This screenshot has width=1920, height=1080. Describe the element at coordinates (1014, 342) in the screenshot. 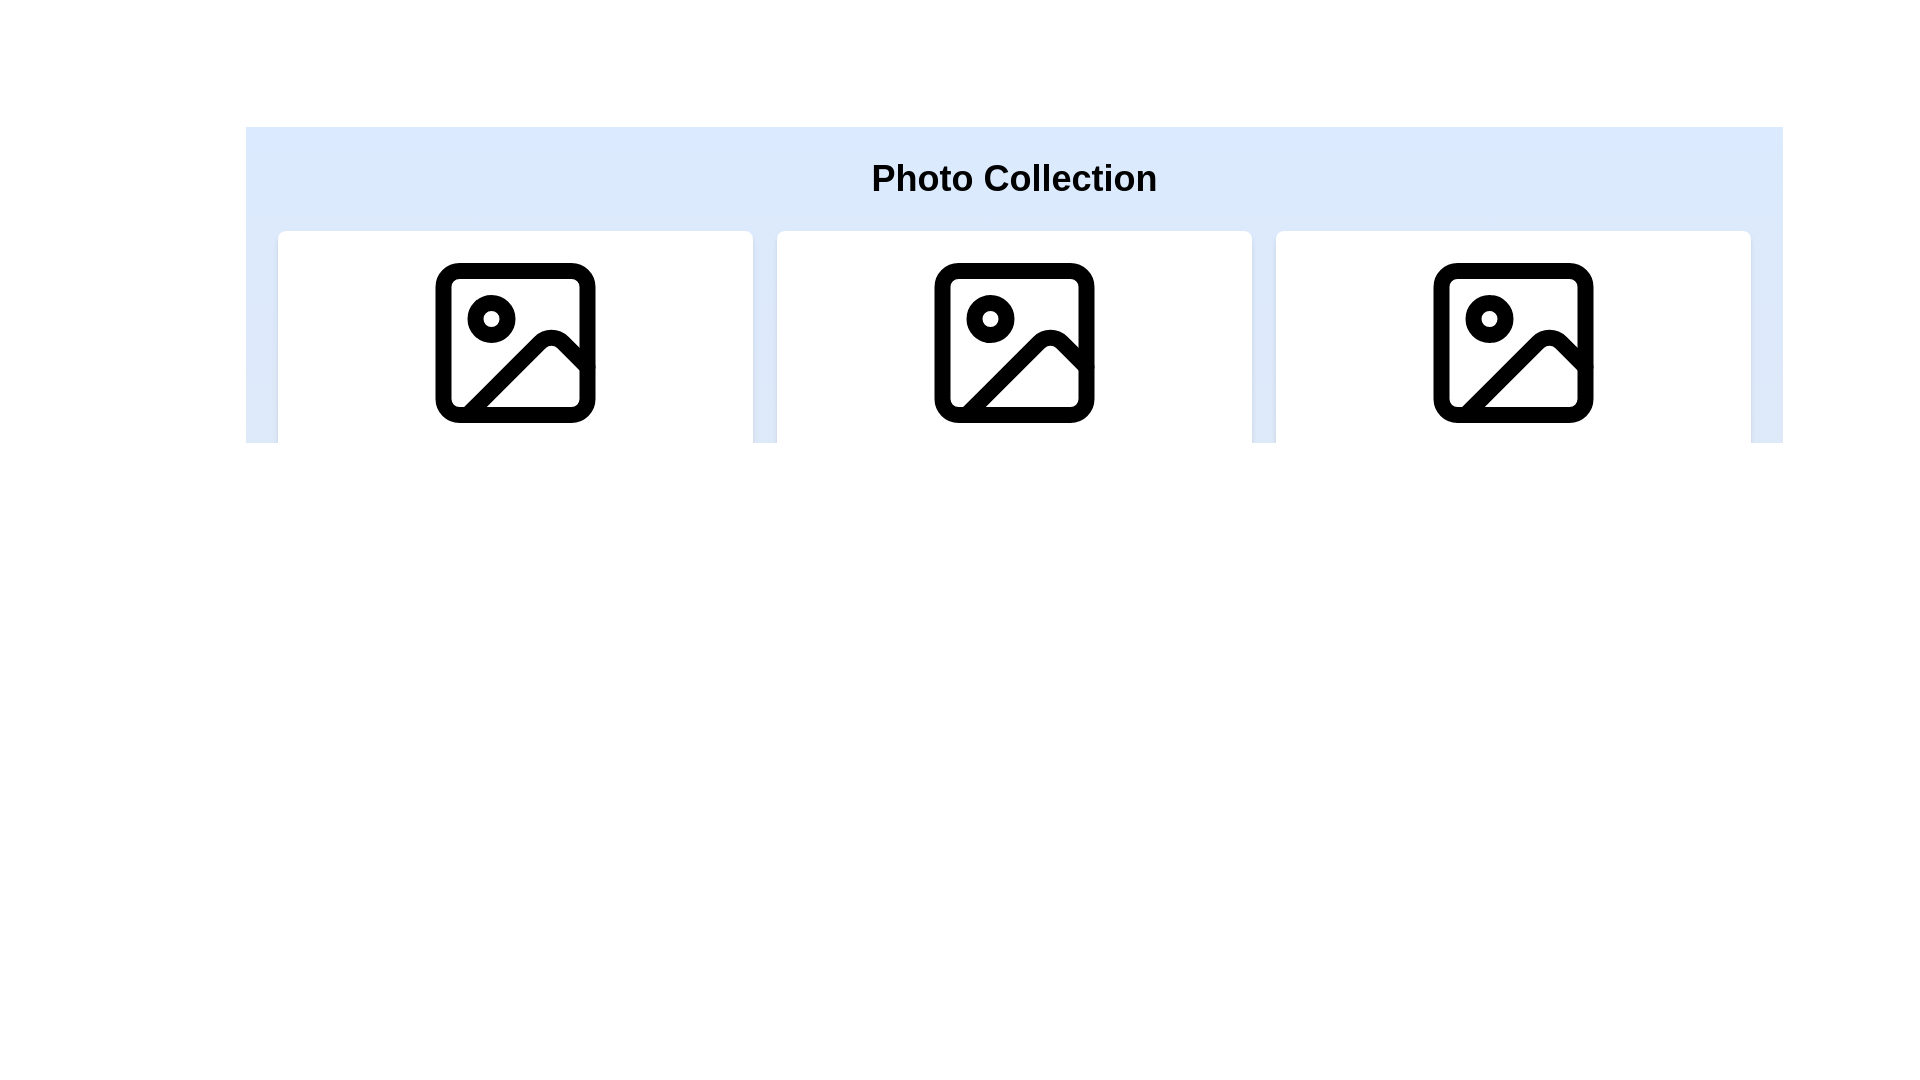

I see `the square frame element located in the middle column of the three-column layout under the 'Photo Collection' title` at that location.